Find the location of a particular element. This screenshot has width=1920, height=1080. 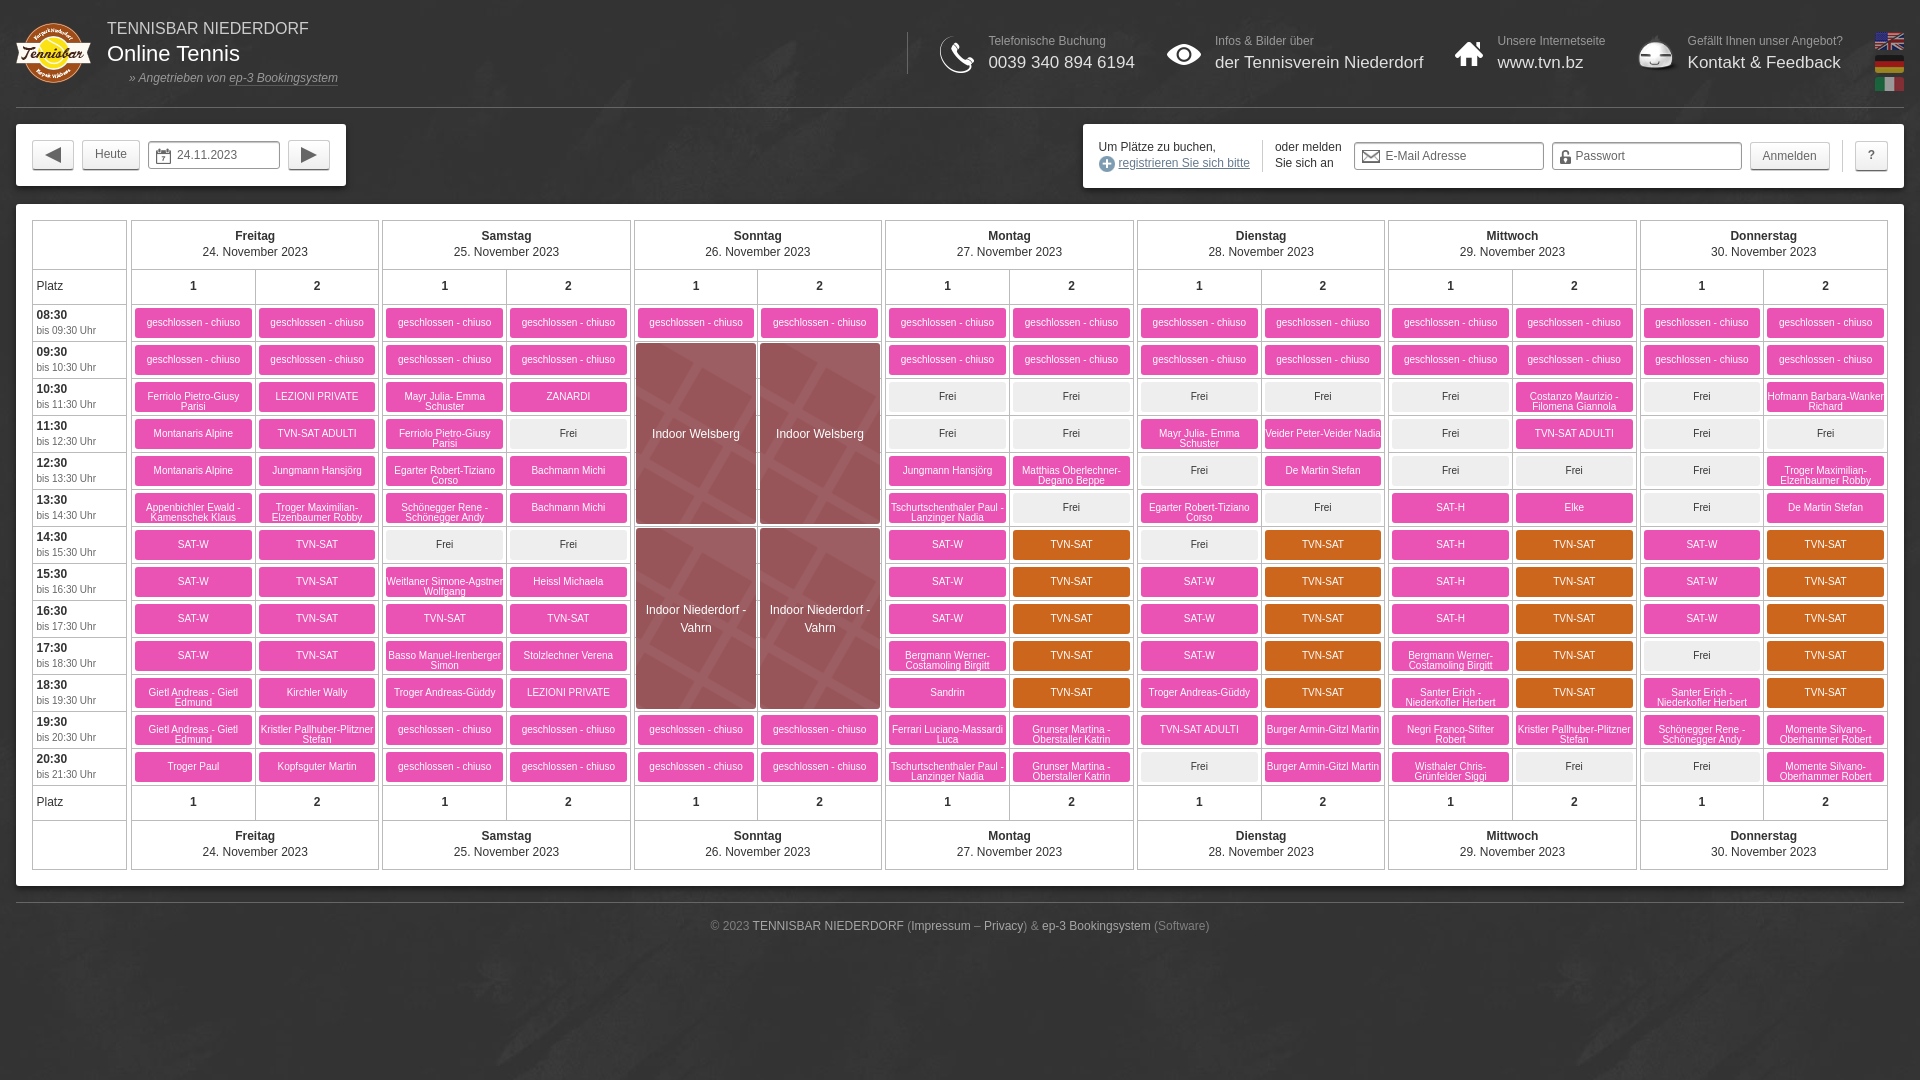

'Indoor Niederdorf - Vahrn' is located at coordinates (760, 582).